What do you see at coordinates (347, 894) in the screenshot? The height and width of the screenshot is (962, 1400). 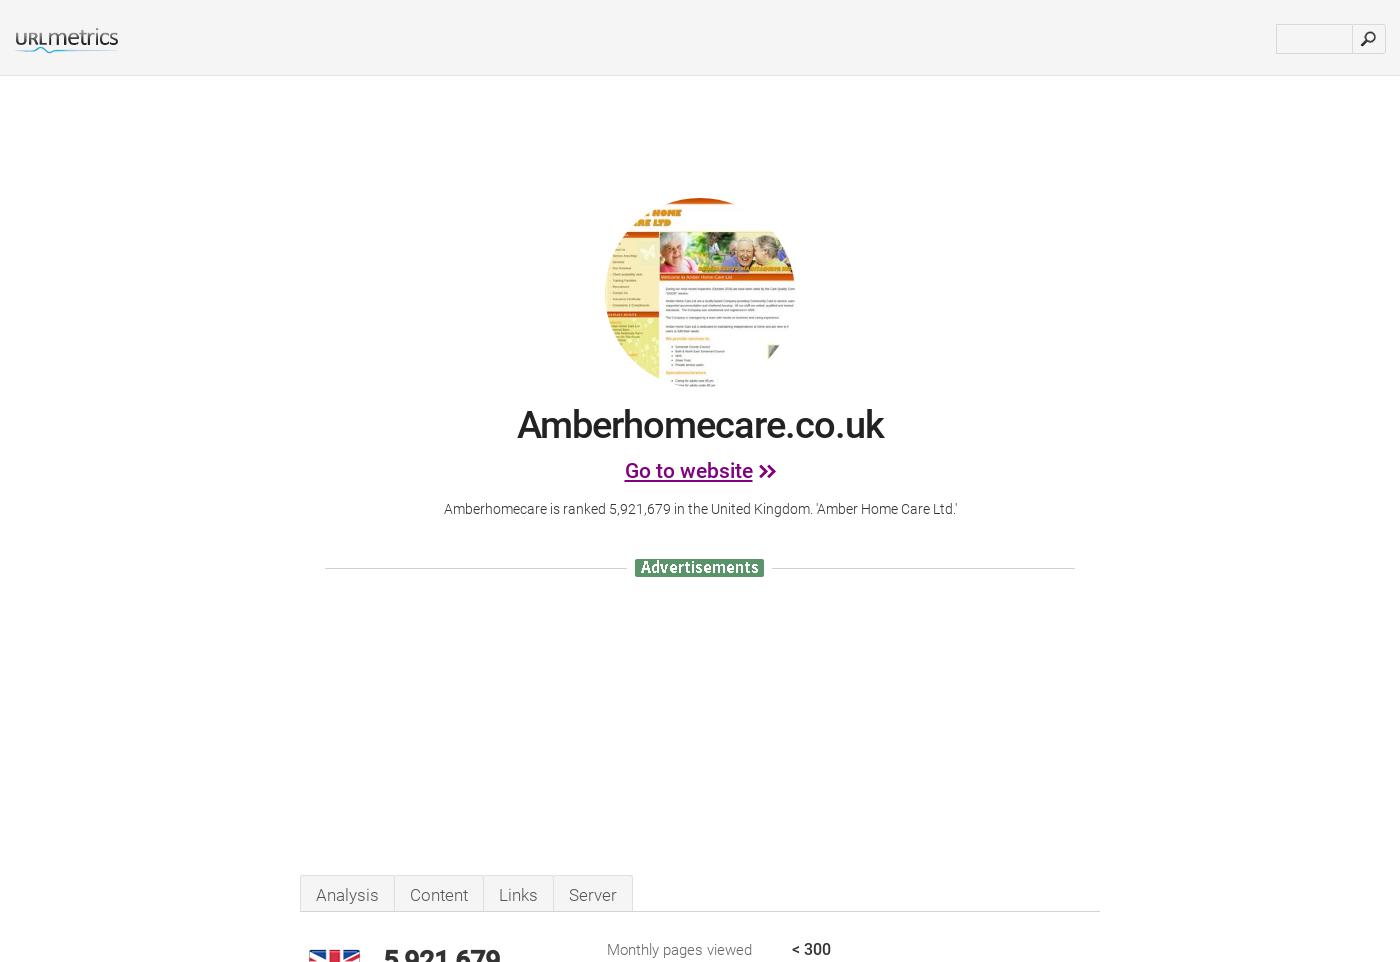 I see `'Analysis'` at bounding box center [347, 894].